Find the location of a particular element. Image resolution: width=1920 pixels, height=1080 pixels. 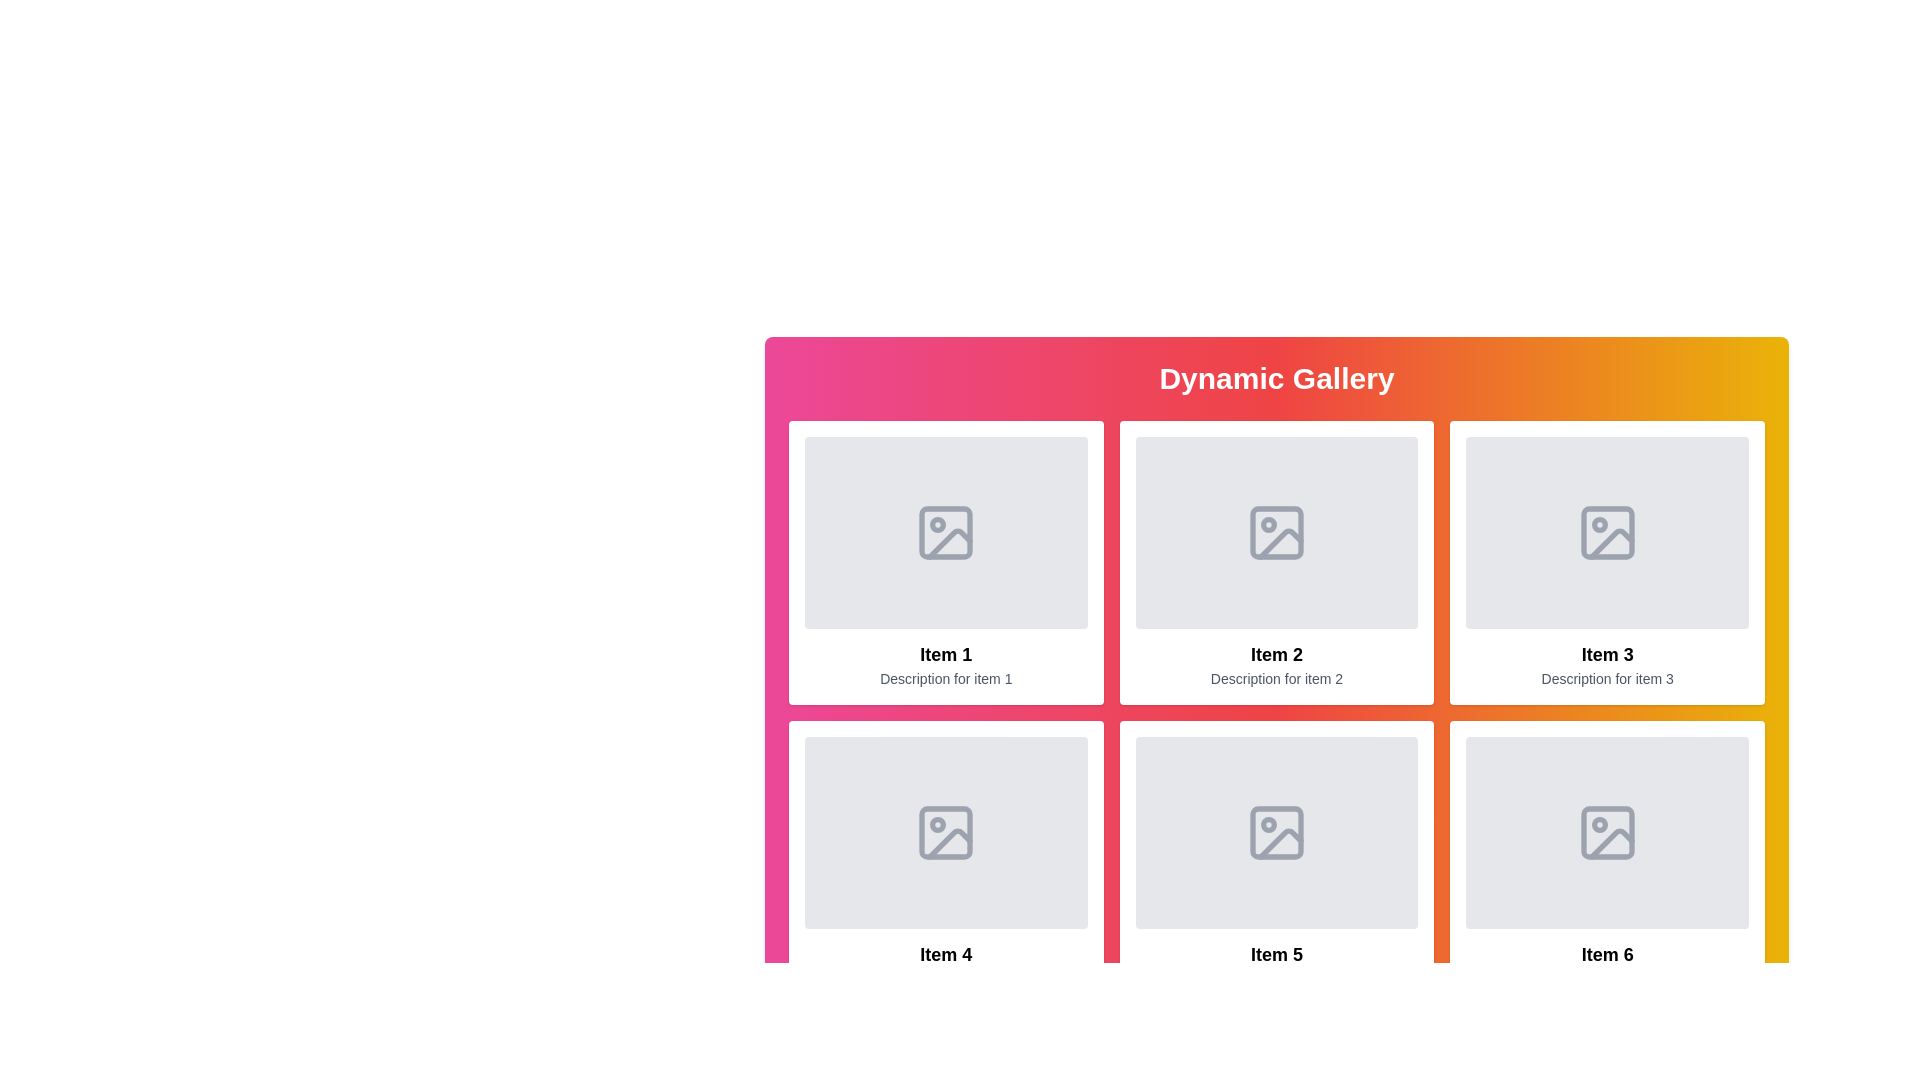

the Gallery item card labeled 'Item 2', which features an image placeholder icon at the top, a bold title 'Item 2', and a smaller description 'Description for item 2' is located at coordinates (1275, 563).